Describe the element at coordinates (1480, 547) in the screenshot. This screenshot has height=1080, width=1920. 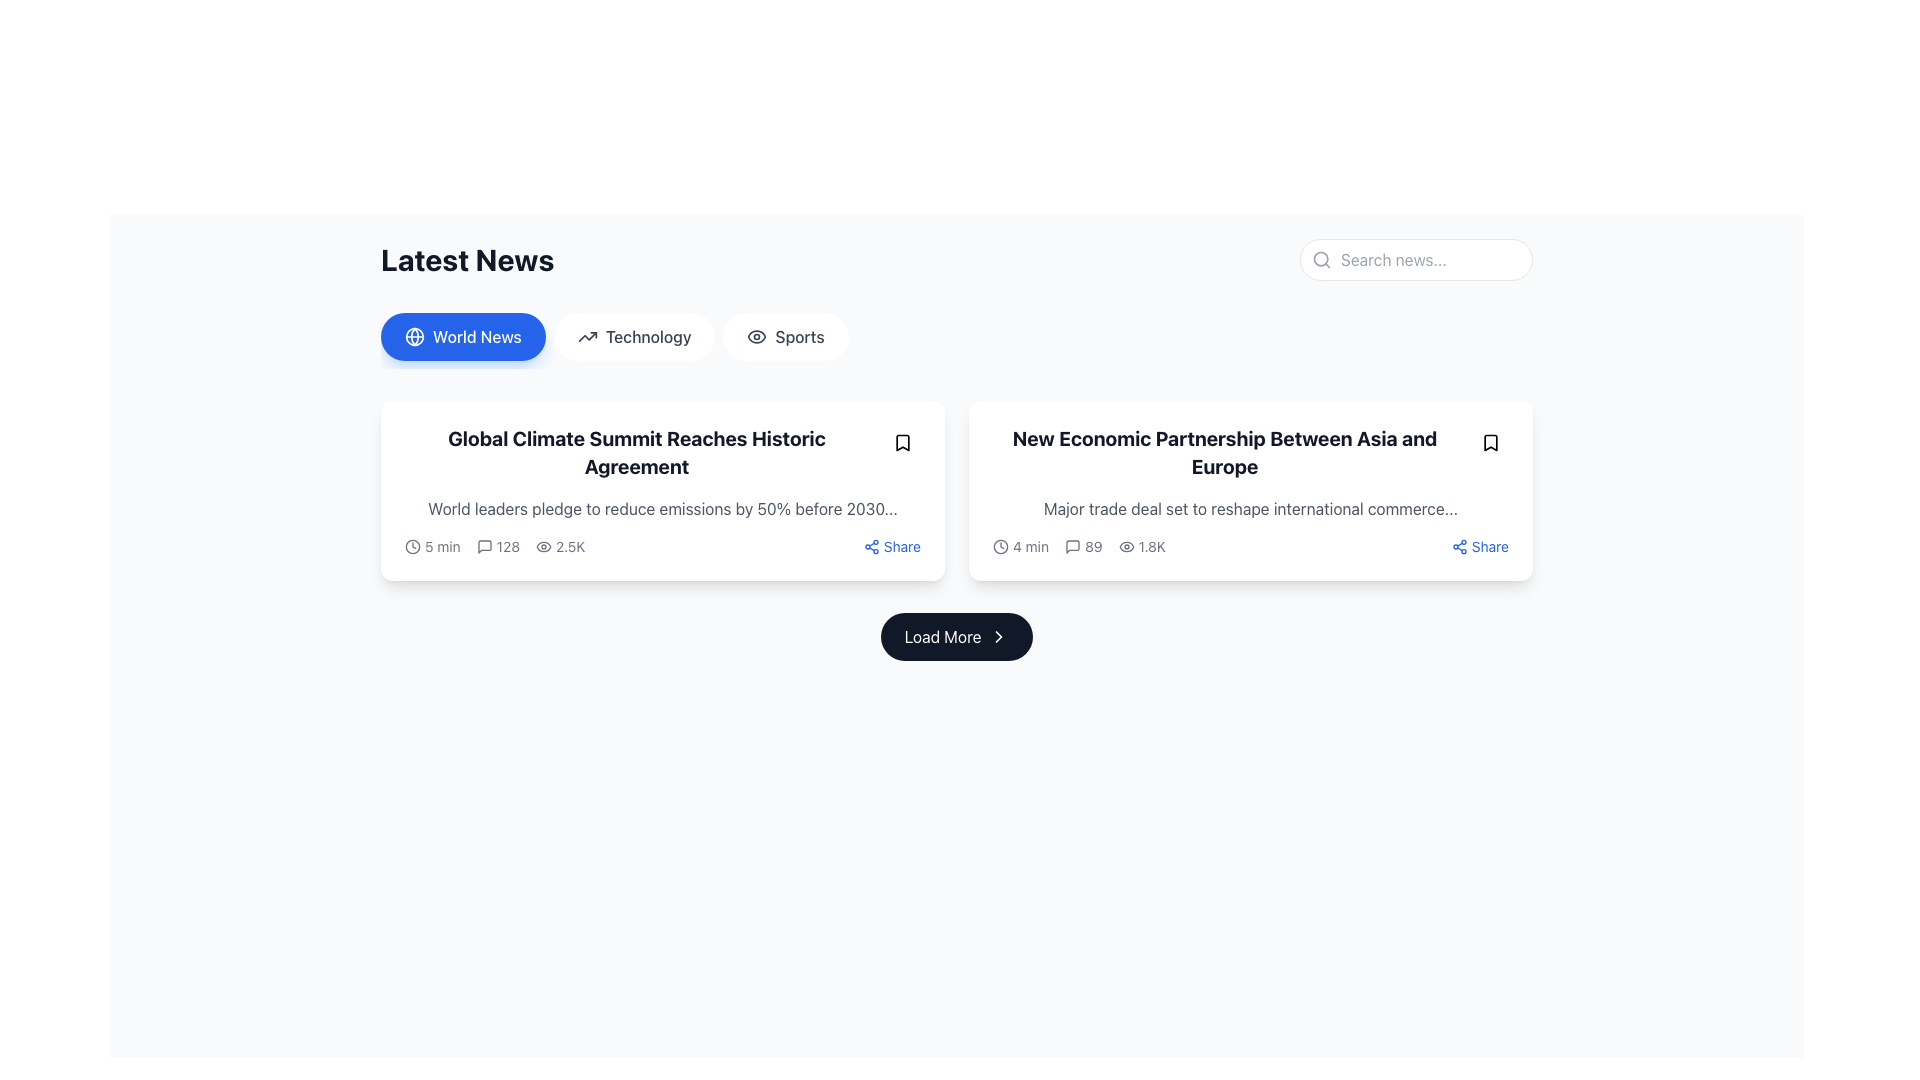
I see `the 'Share' button located at the bottom-right of the card titled 'New Economic Partnership Between Asia and Europe'` at that location.